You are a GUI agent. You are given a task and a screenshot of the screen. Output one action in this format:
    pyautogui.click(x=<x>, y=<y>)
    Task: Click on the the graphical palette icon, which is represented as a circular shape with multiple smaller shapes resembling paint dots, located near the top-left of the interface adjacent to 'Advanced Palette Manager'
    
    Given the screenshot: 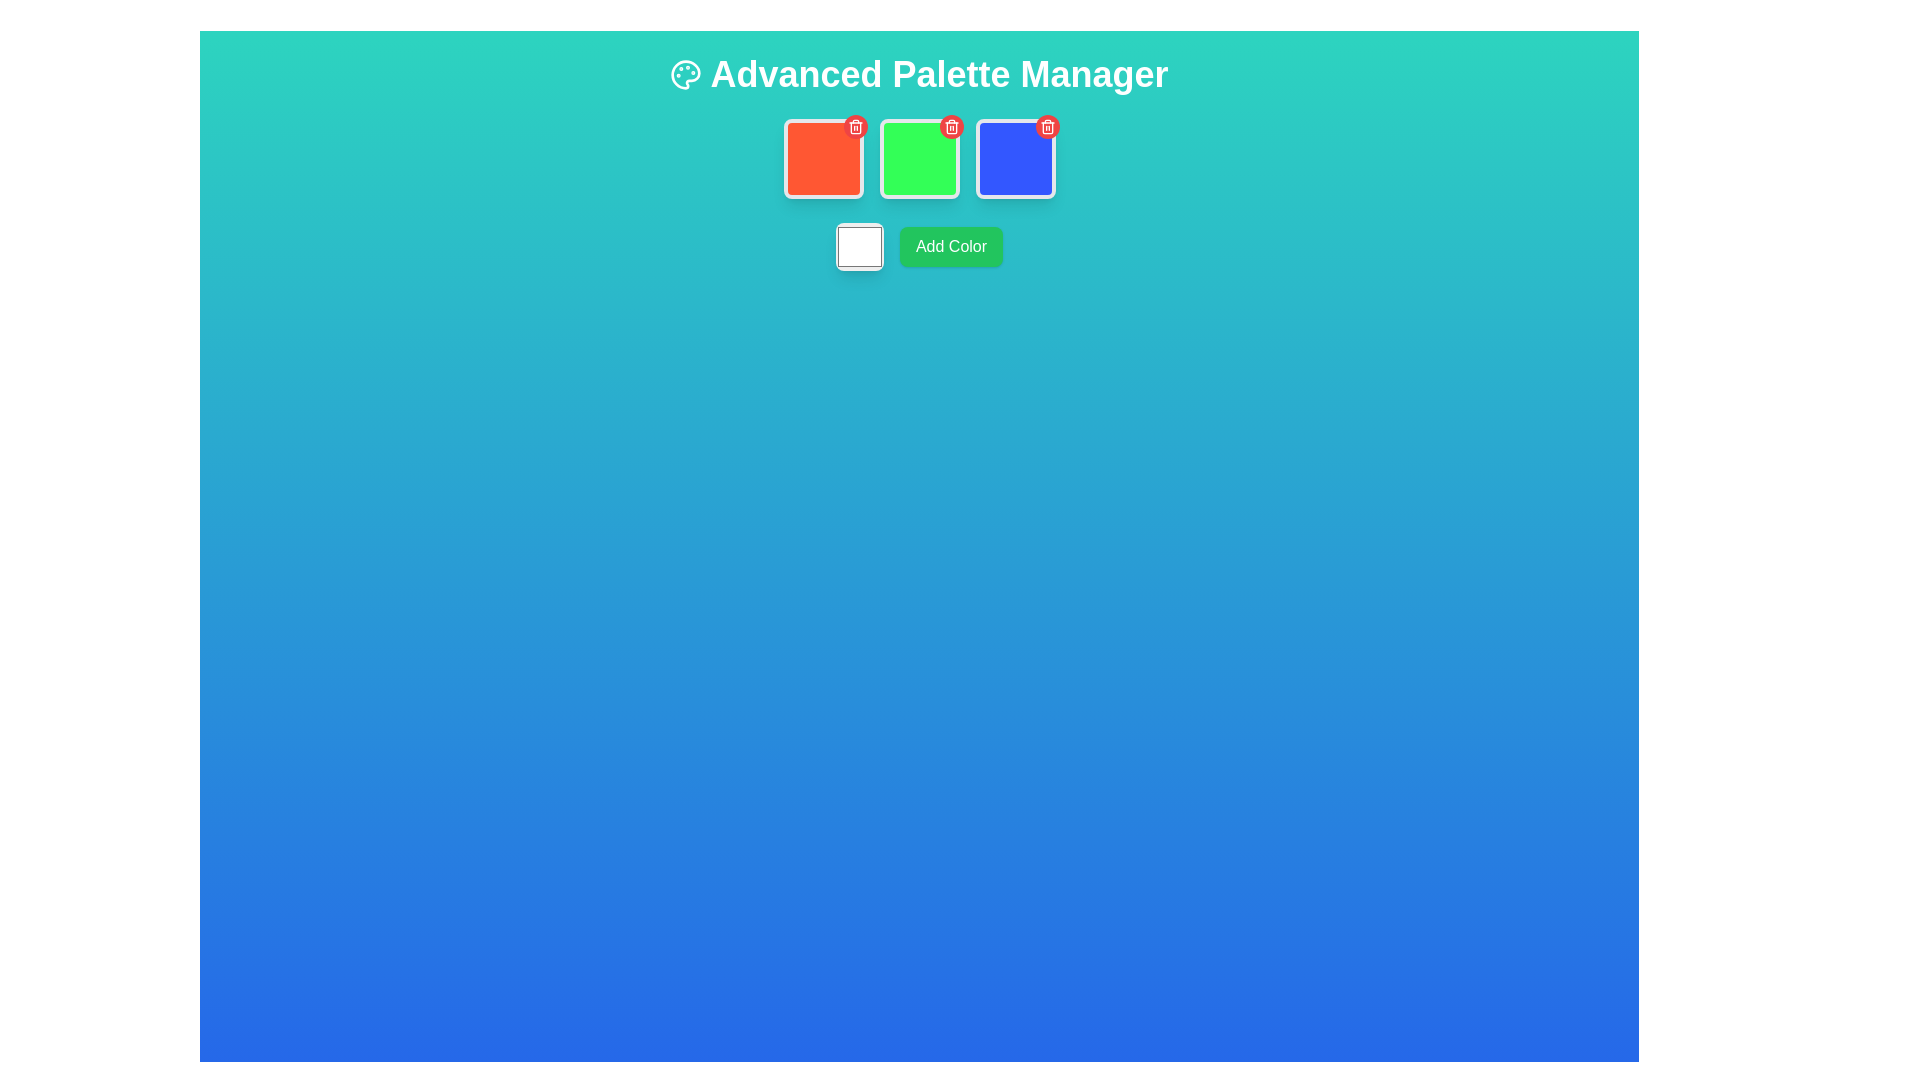 What is the action you would take?
    pyautogui.click(x=686, y=73)
    